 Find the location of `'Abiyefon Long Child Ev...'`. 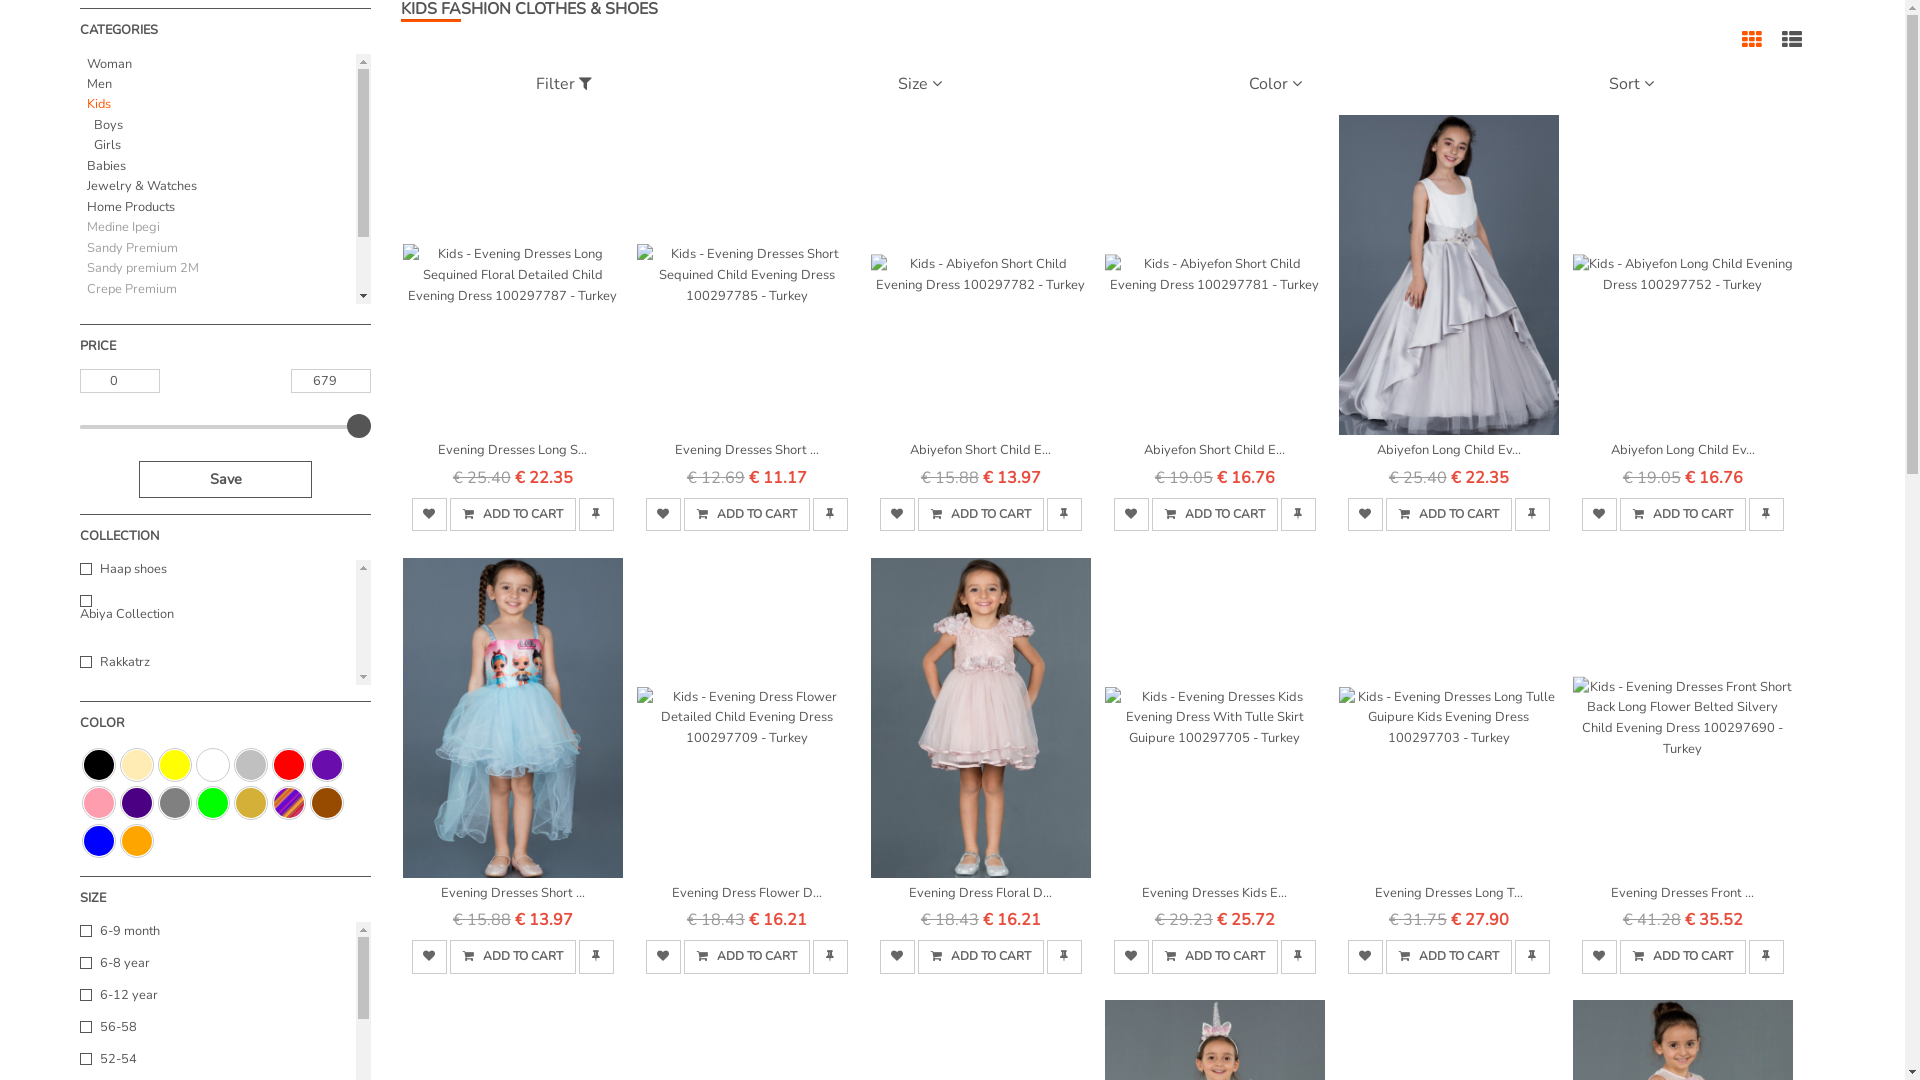

'Abiyefon Long Child Ev...' is located at coordinates (1449, 286).